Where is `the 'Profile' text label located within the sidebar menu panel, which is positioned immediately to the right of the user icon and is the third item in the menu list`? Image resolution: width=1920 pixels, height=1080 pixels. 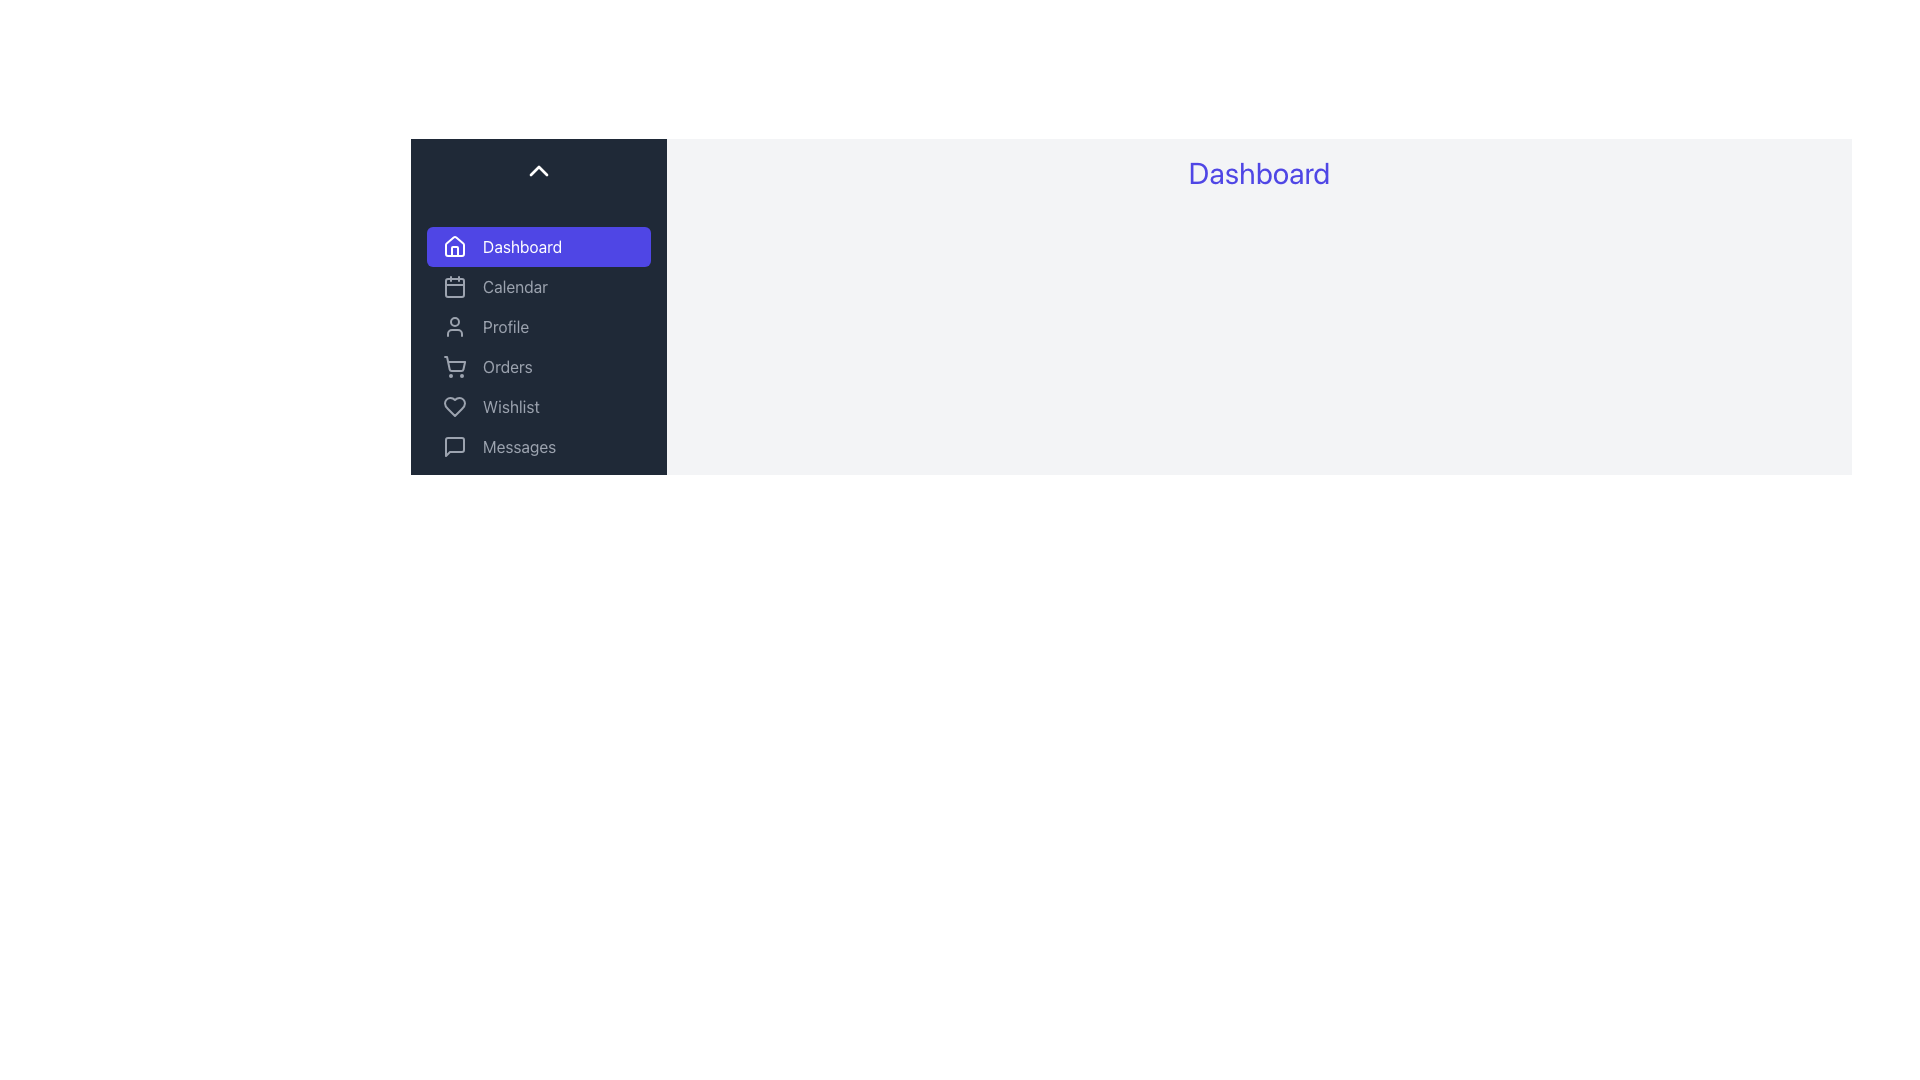
the 'Profile' text label located within the sidebar menu panel, which is positioned immediately to the right of the user icon and is the third item in the menu list is located at coordinates (506, 326).